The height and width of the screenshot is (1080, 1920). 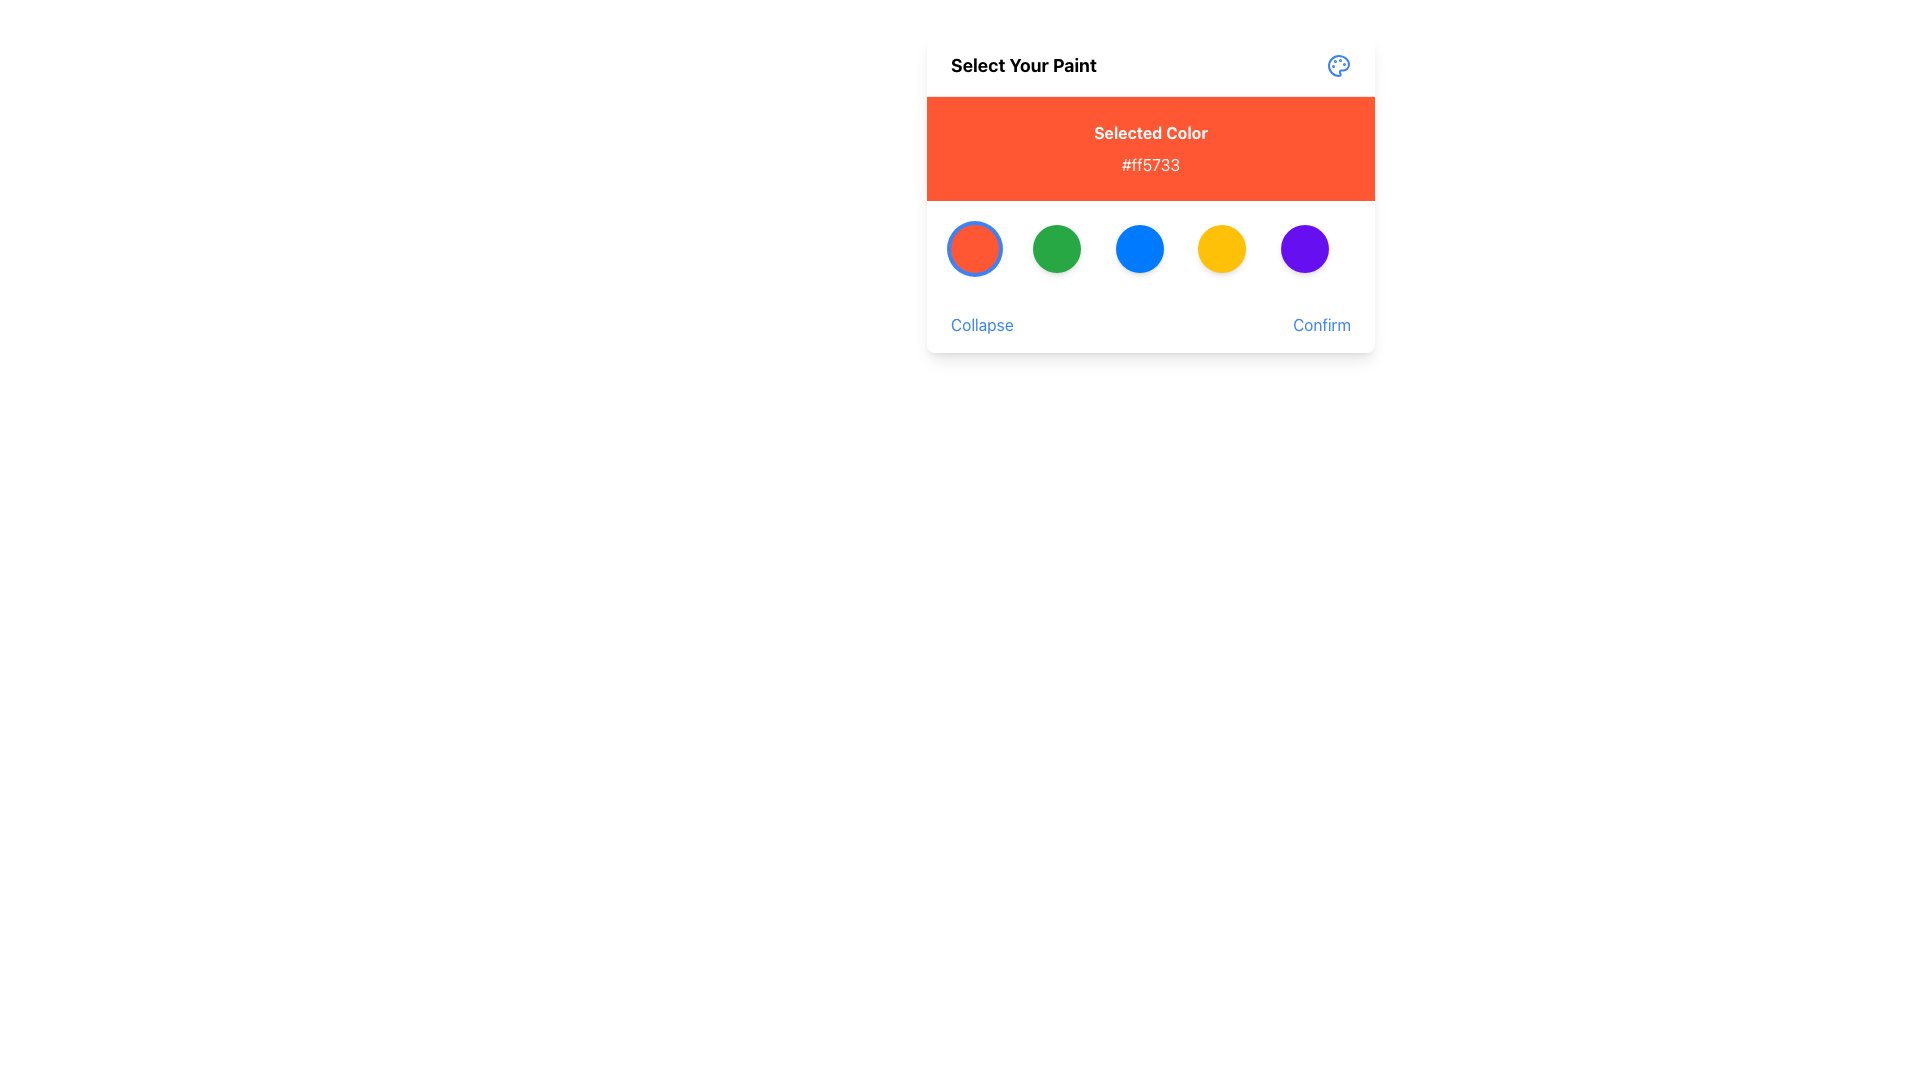 What do you see at coordinates (1151, 164) in the screenshot?
I see `information displayed in the Text Display element showing '#ff5733', which is bold and centered on a bright red background, located below the 'Selected Color' label` at bounding box center [1151, 164].